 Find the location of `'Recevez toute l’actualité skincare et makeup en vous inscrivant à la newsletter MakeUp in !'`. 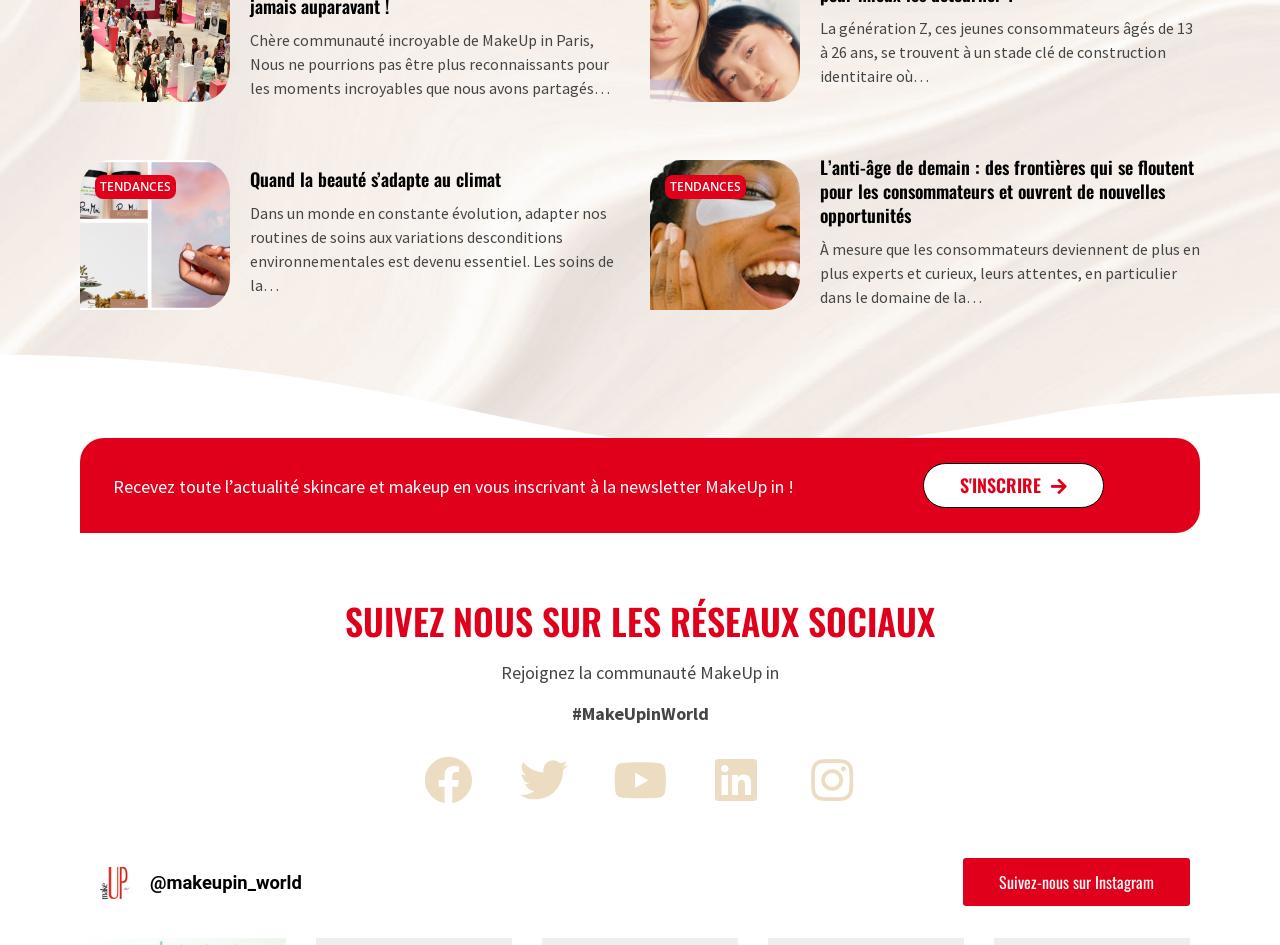

'Recevez toute l’actualité skincare et makeup en vous inscrivant à la newsletter MakeUp in !' is located at coordinates (451, 484).